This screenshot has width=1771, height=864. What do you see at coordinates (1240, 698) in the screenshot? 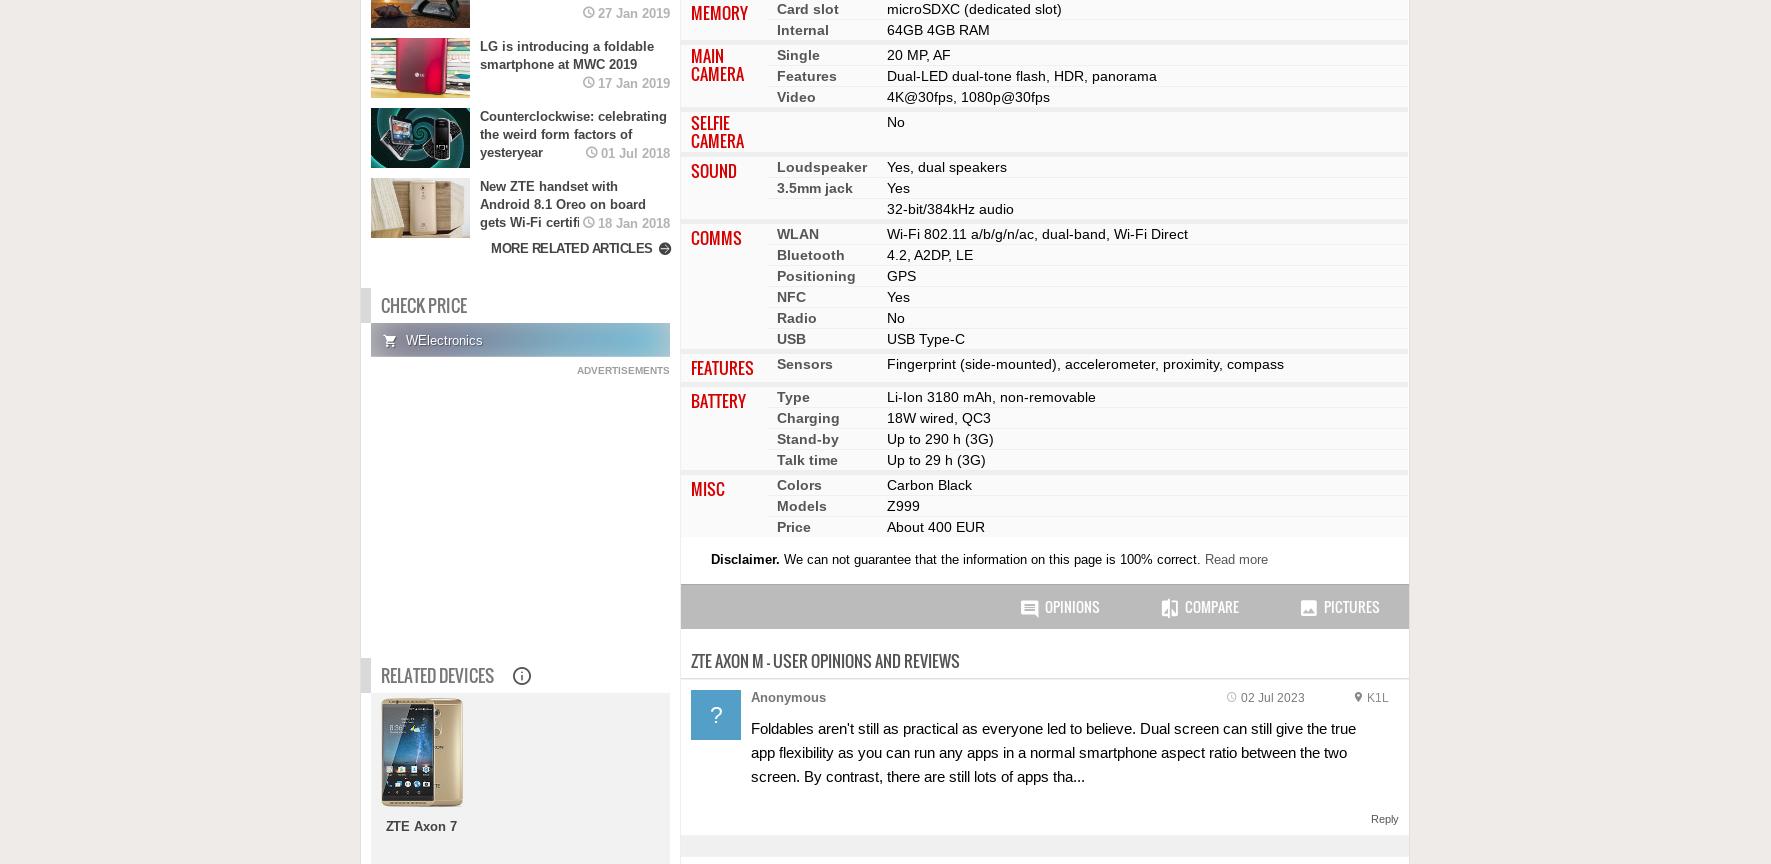
I see `'02 Jul 2023'` at bounding box center [1240, 698].